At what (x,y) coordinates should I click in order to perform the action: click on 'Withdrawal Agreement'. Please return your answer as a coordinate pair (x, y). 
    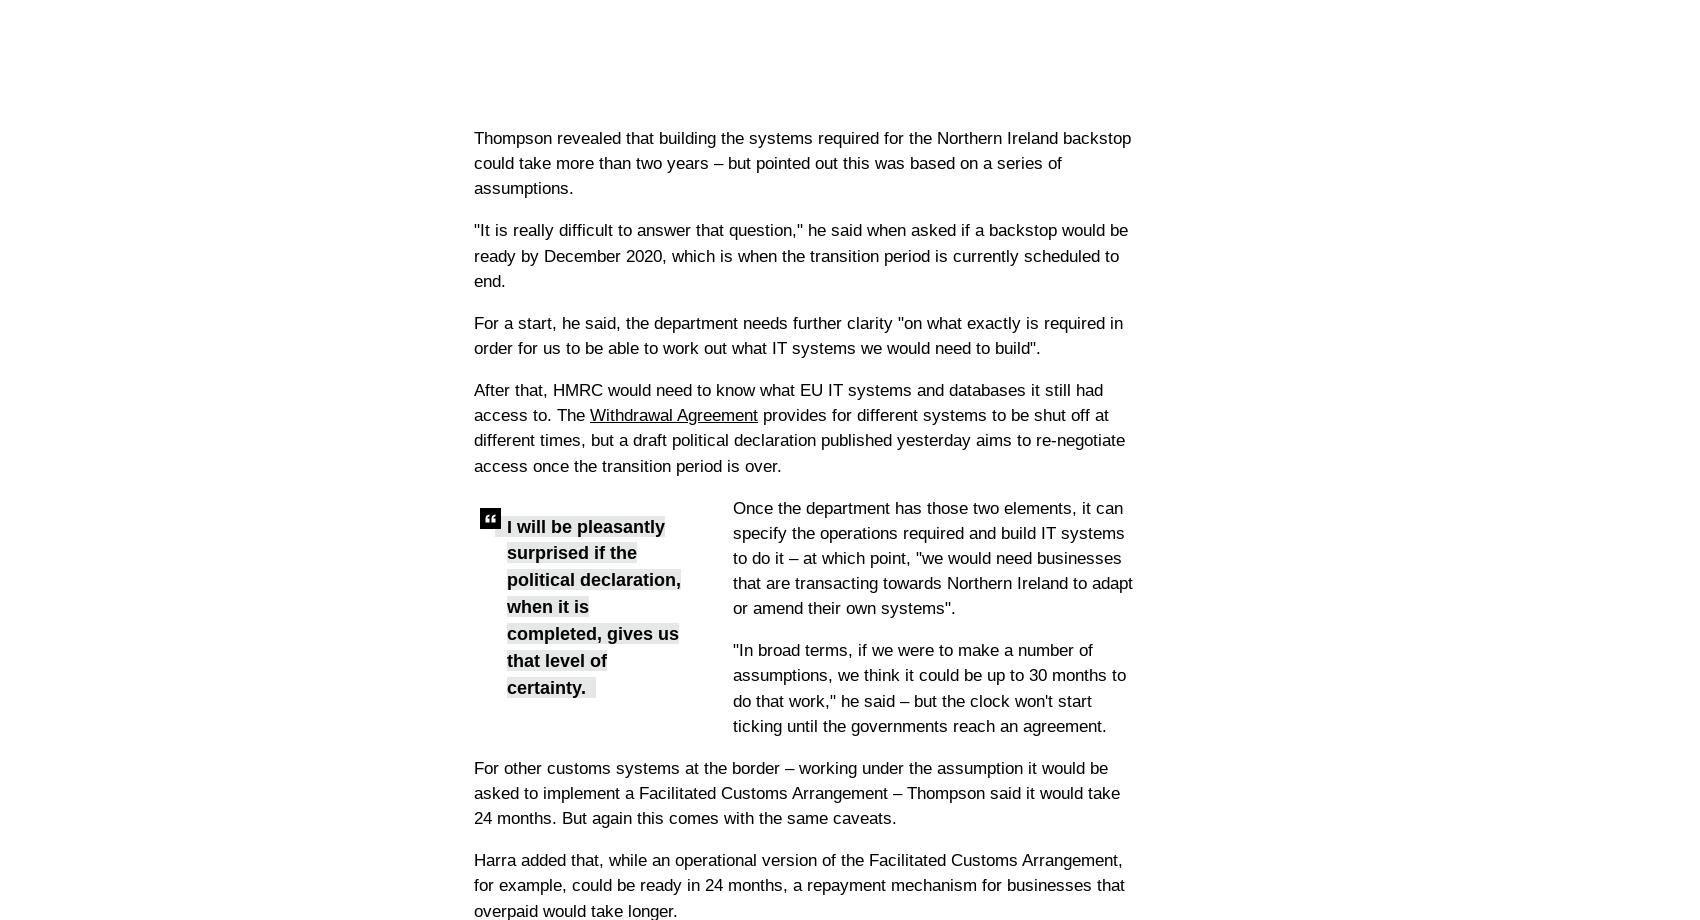
    Looking at the image, I should click on (674, 414).